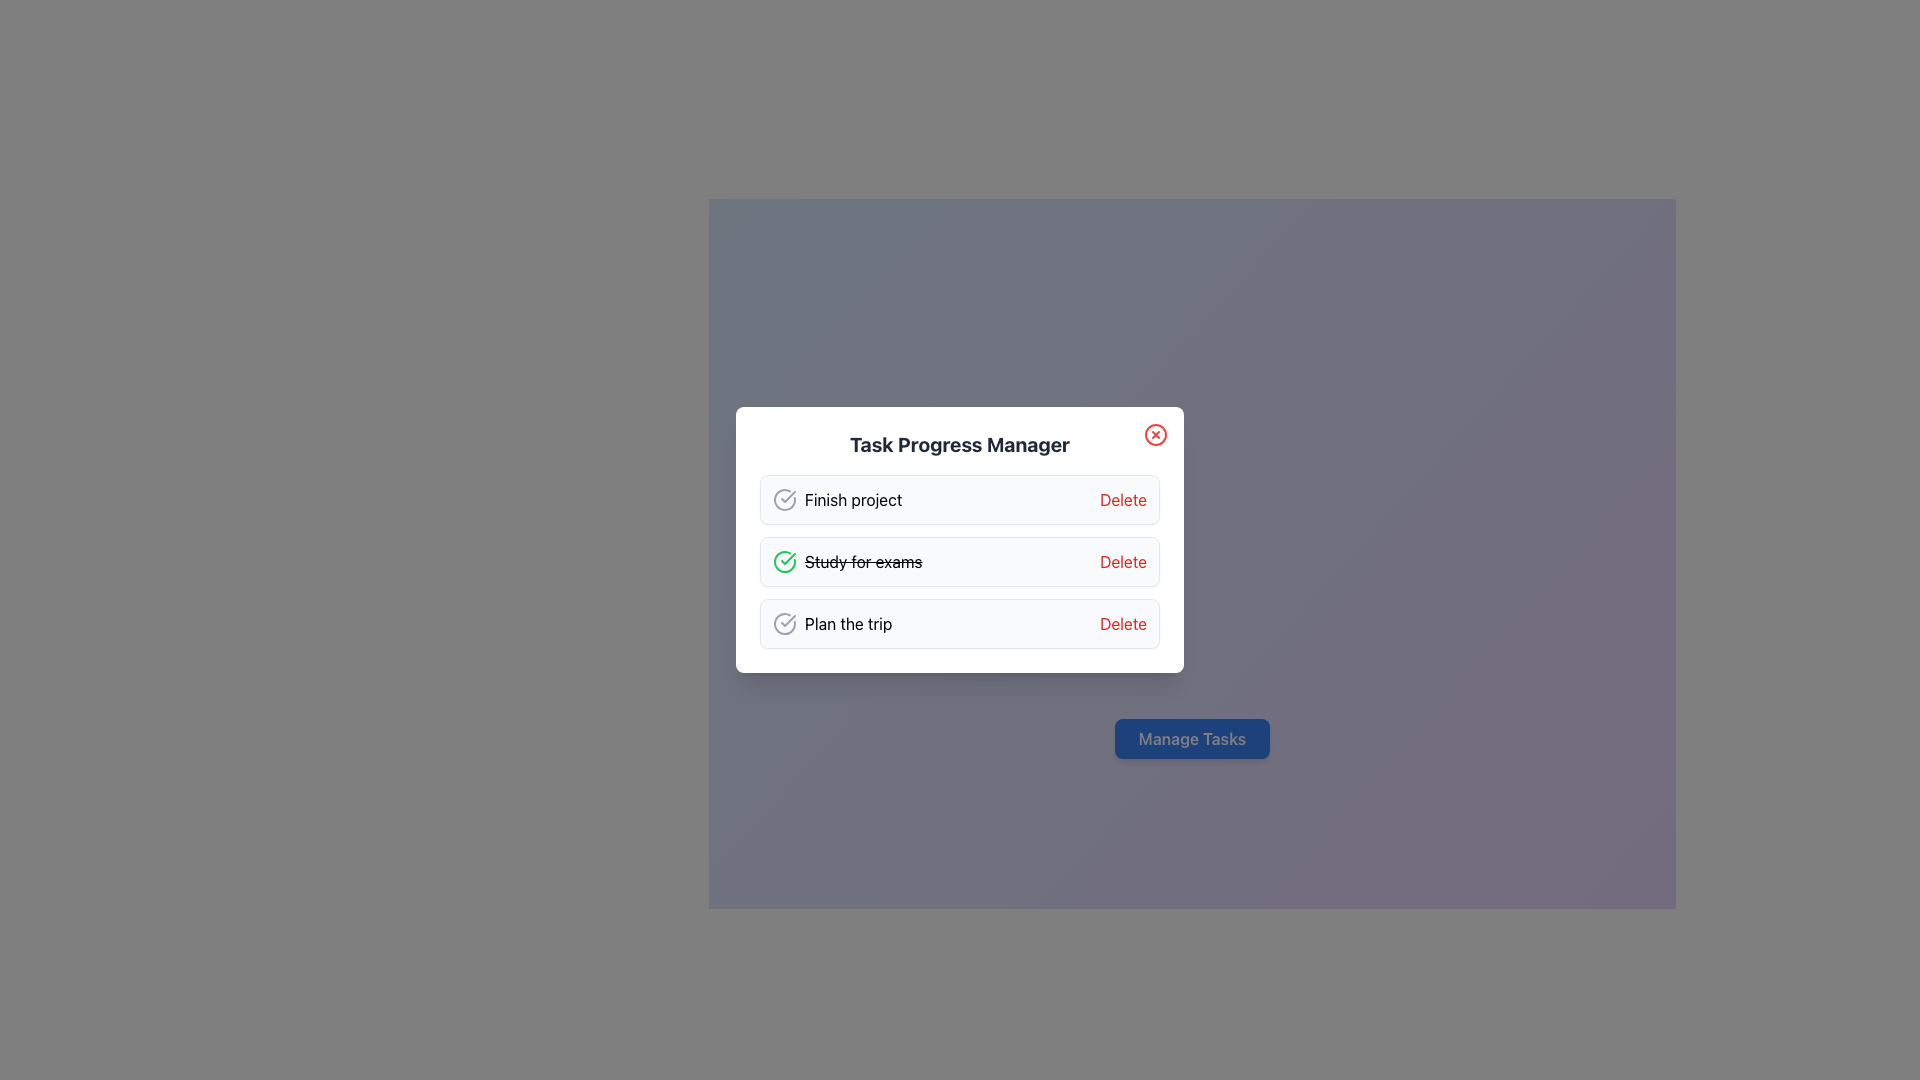 The image size is (1920, 1080). What do you see at coordinates (847, 562) in the screenshot?
I see `text content of the completed task labeled 'Study for exams', which has a strikethrough style and is accompanied by a green checkmark icon to its left` at bounding box center [847, 562].